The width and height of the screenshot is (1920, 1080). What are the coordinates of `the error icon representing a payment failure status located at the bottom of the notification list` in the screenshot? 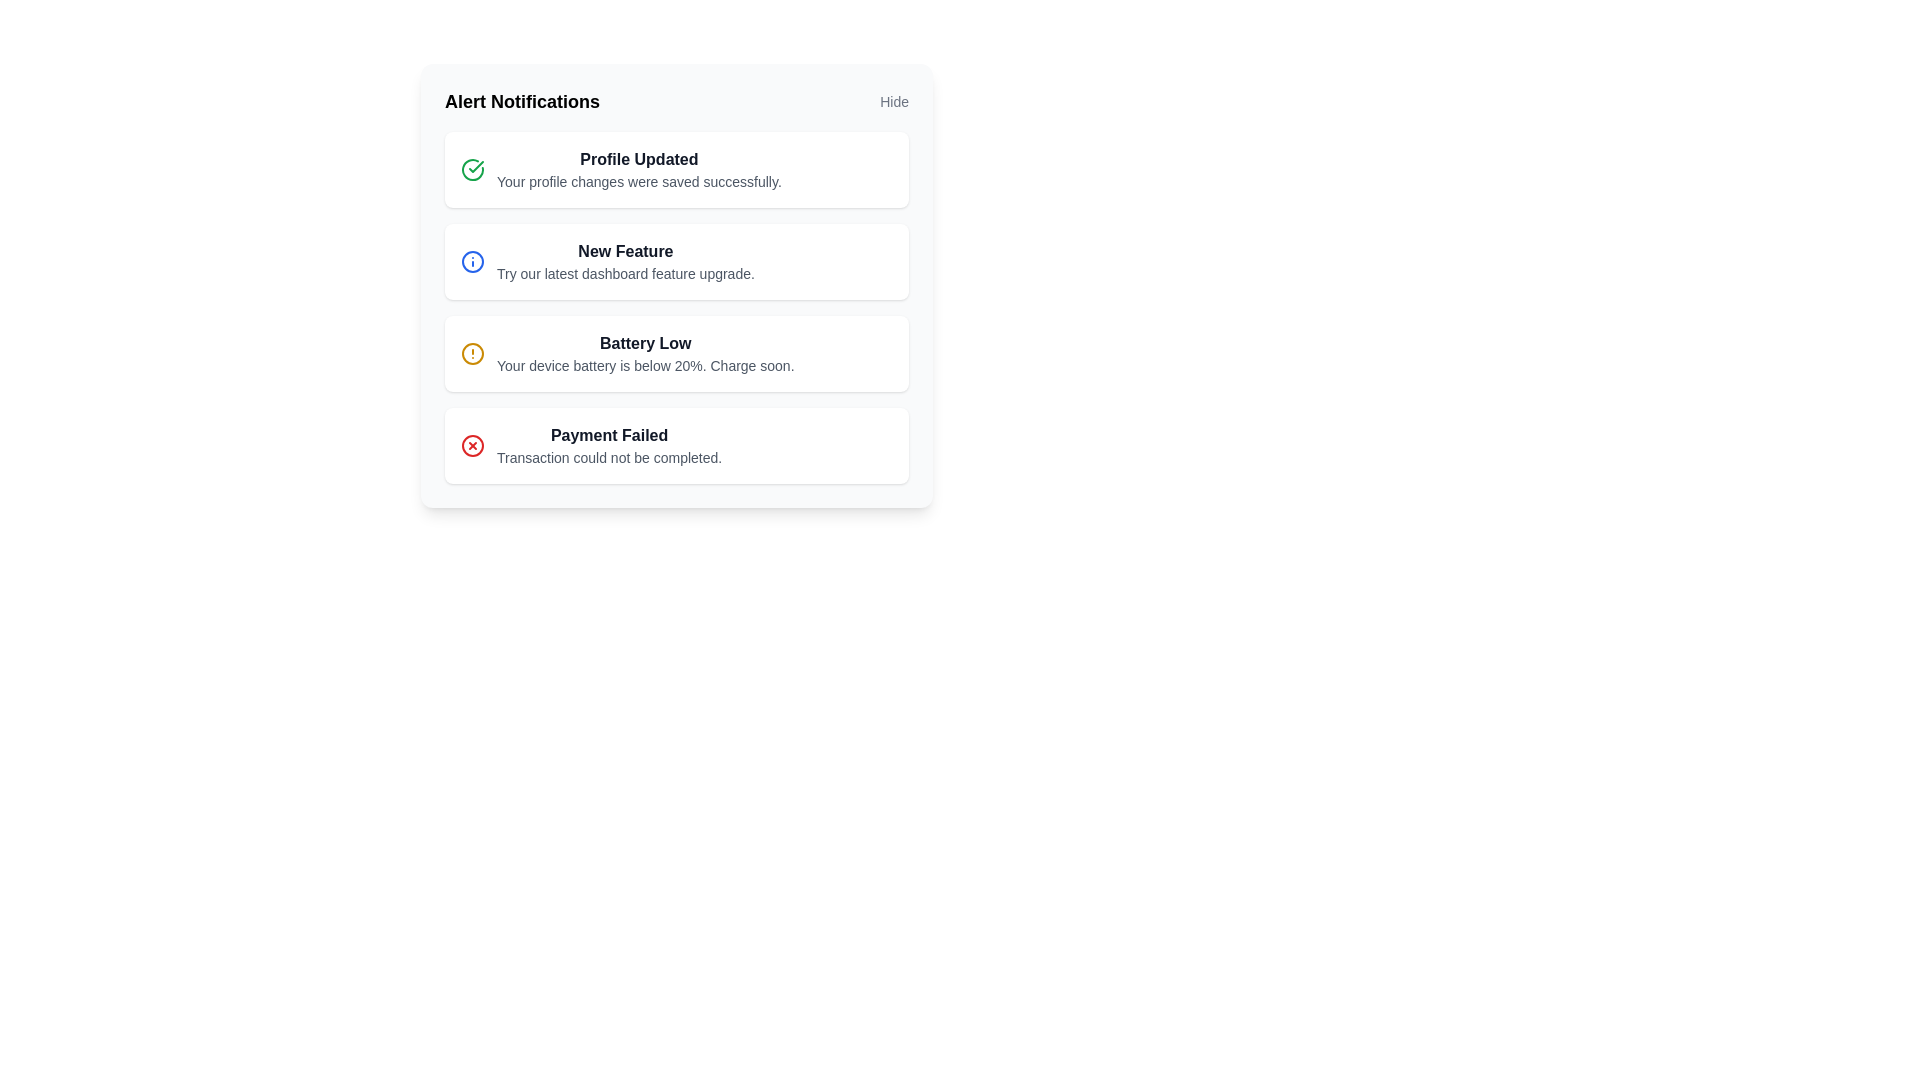 It's located at (472, 445).